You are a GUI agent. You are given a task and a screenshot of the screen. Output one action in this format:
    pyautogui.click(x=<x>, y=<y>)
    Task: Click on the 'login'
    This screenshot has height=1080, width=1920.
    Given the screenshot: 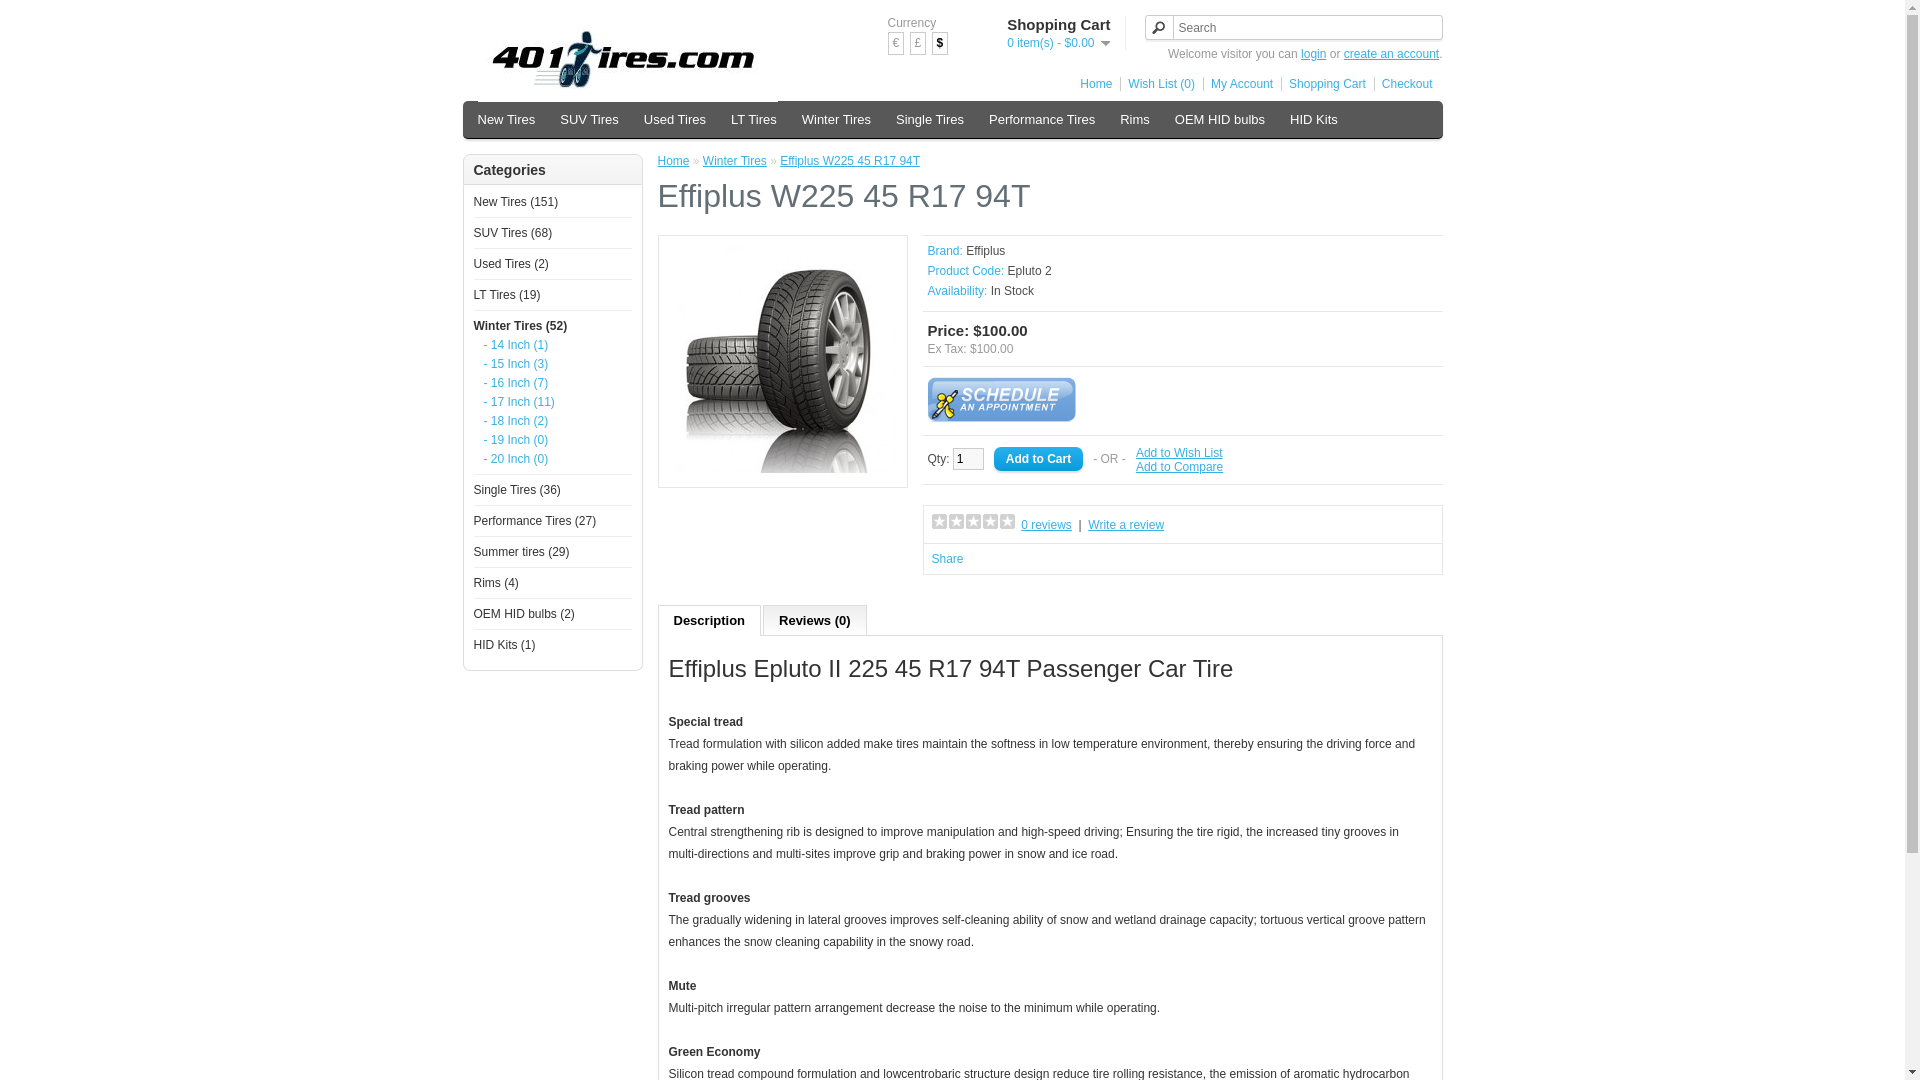 What is the action you would take?
    pyautogui.click(x=1300, y=53)
    